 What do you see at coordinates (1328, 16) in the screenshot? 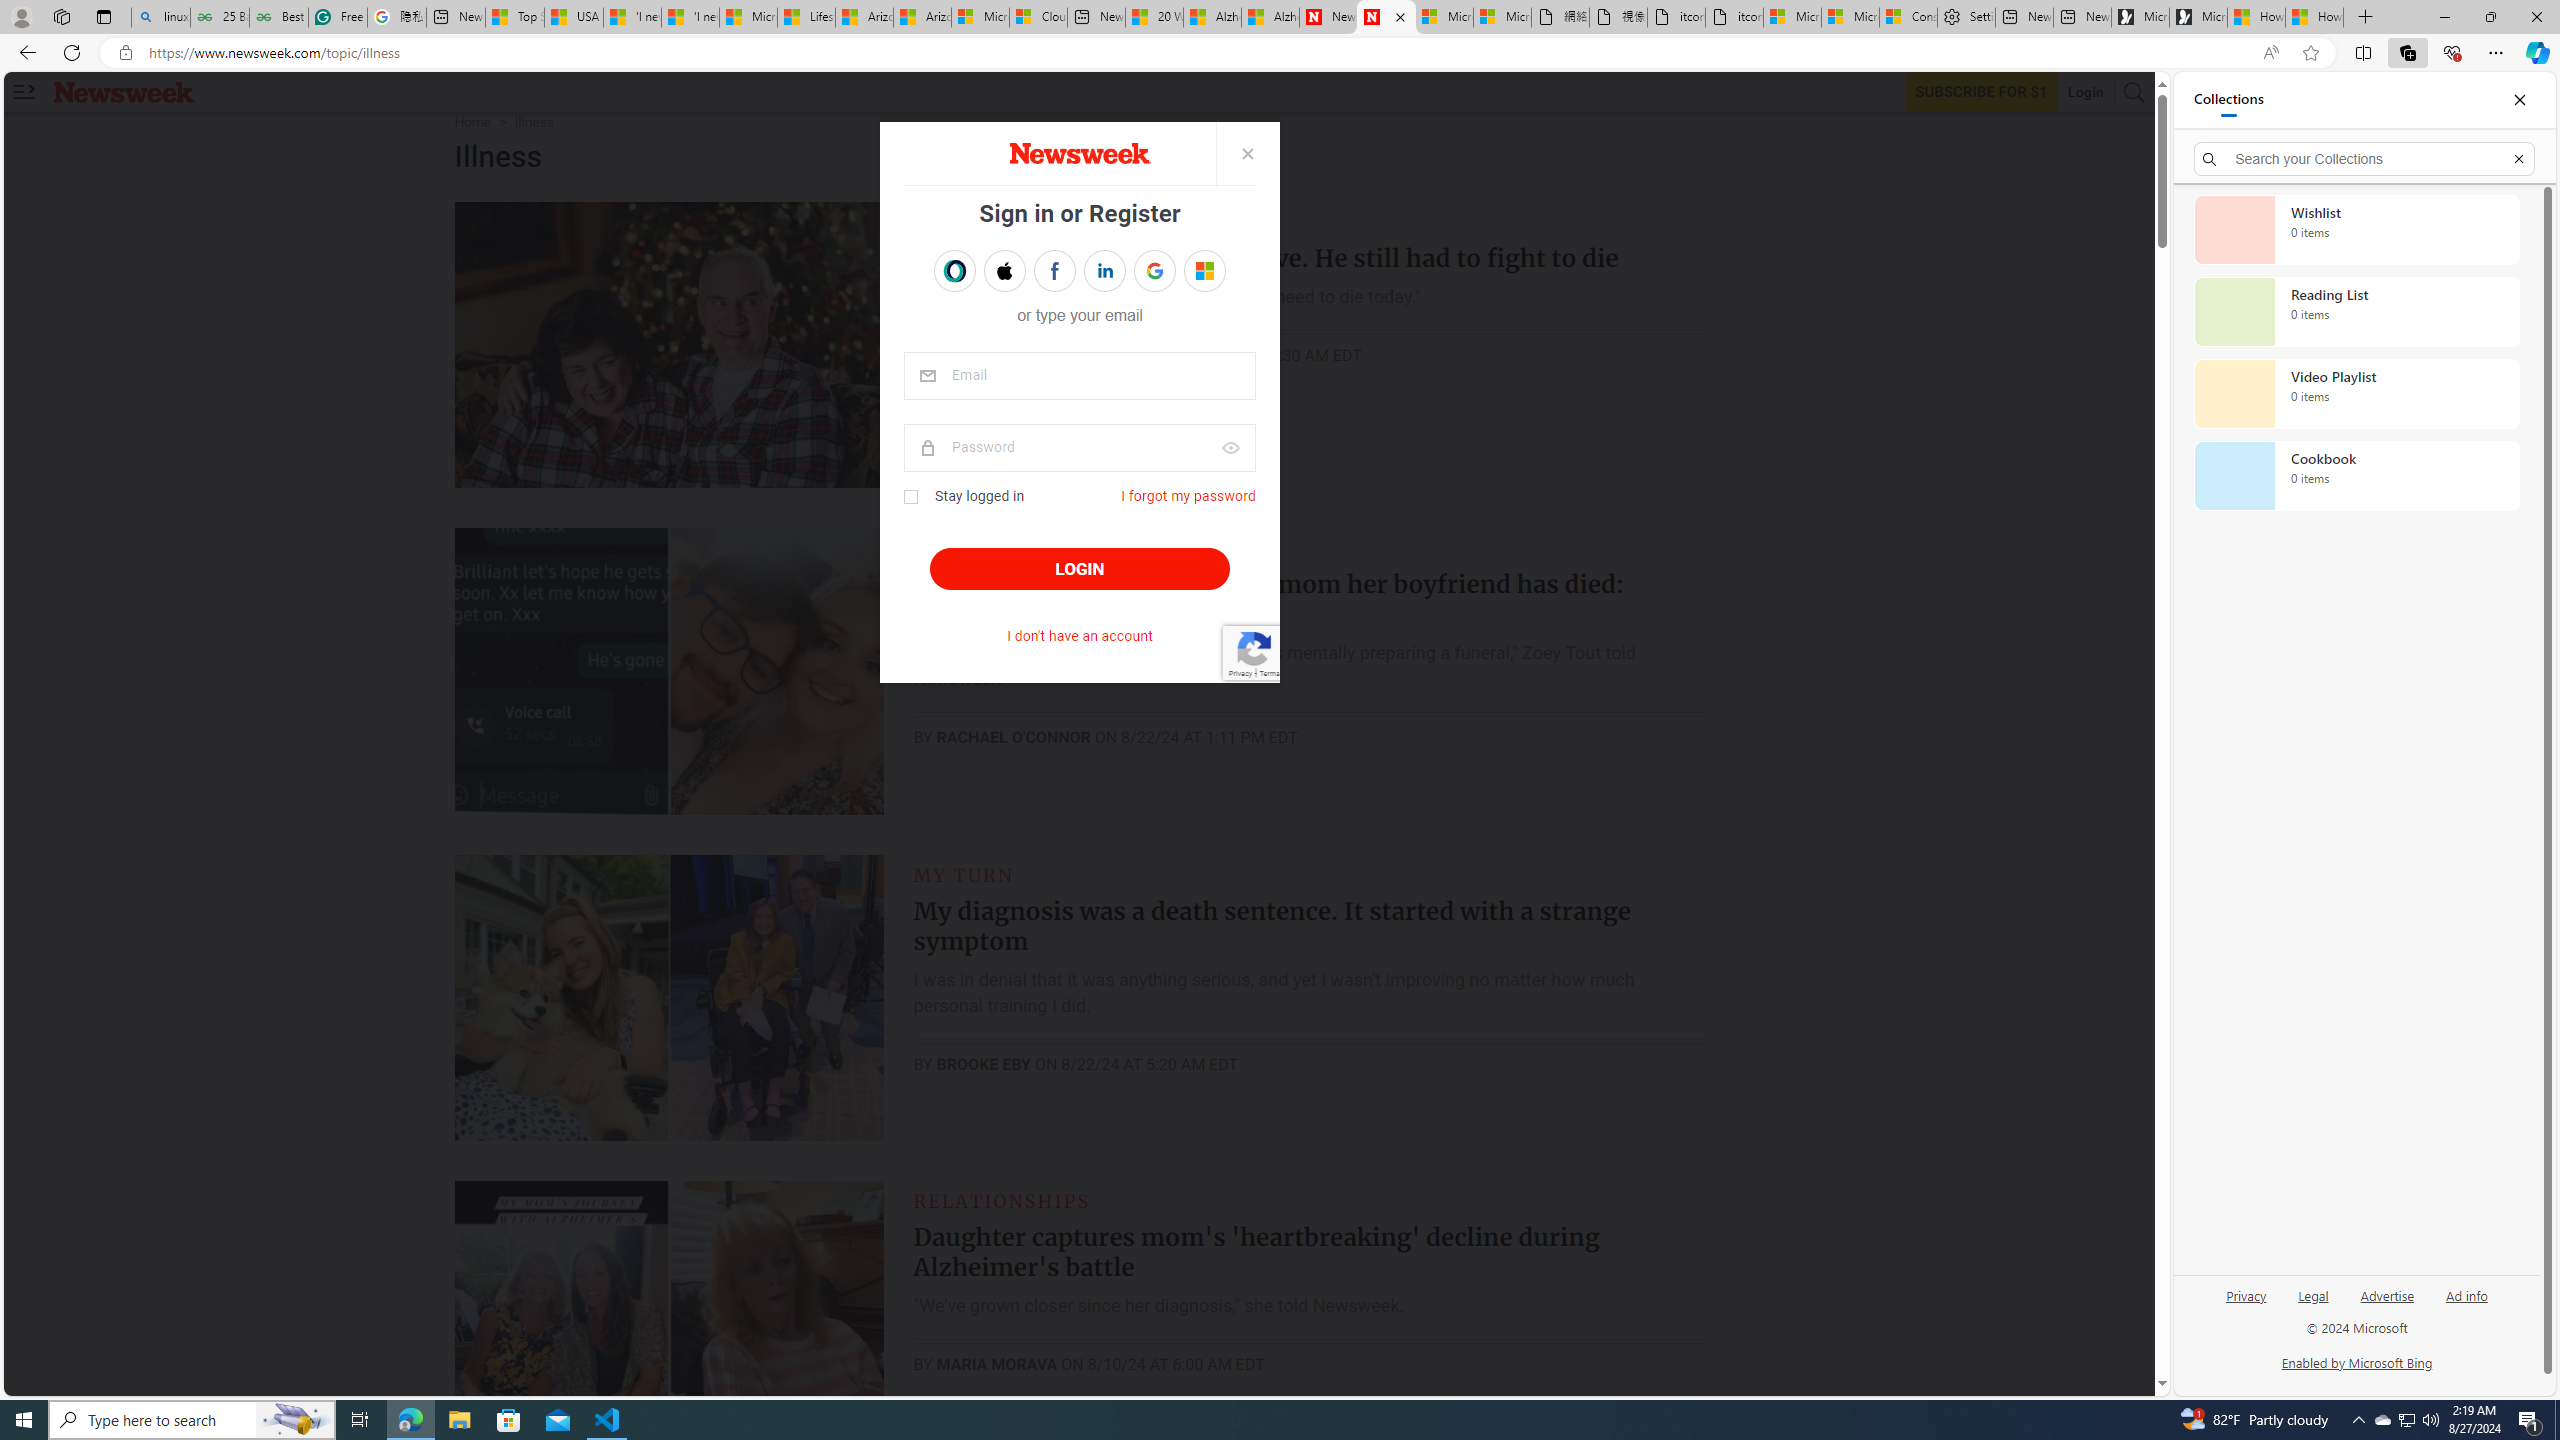
I see `'Newsweek - News, Analysis, Politics, Business, Technology'` at bounding box center [1328, 16].